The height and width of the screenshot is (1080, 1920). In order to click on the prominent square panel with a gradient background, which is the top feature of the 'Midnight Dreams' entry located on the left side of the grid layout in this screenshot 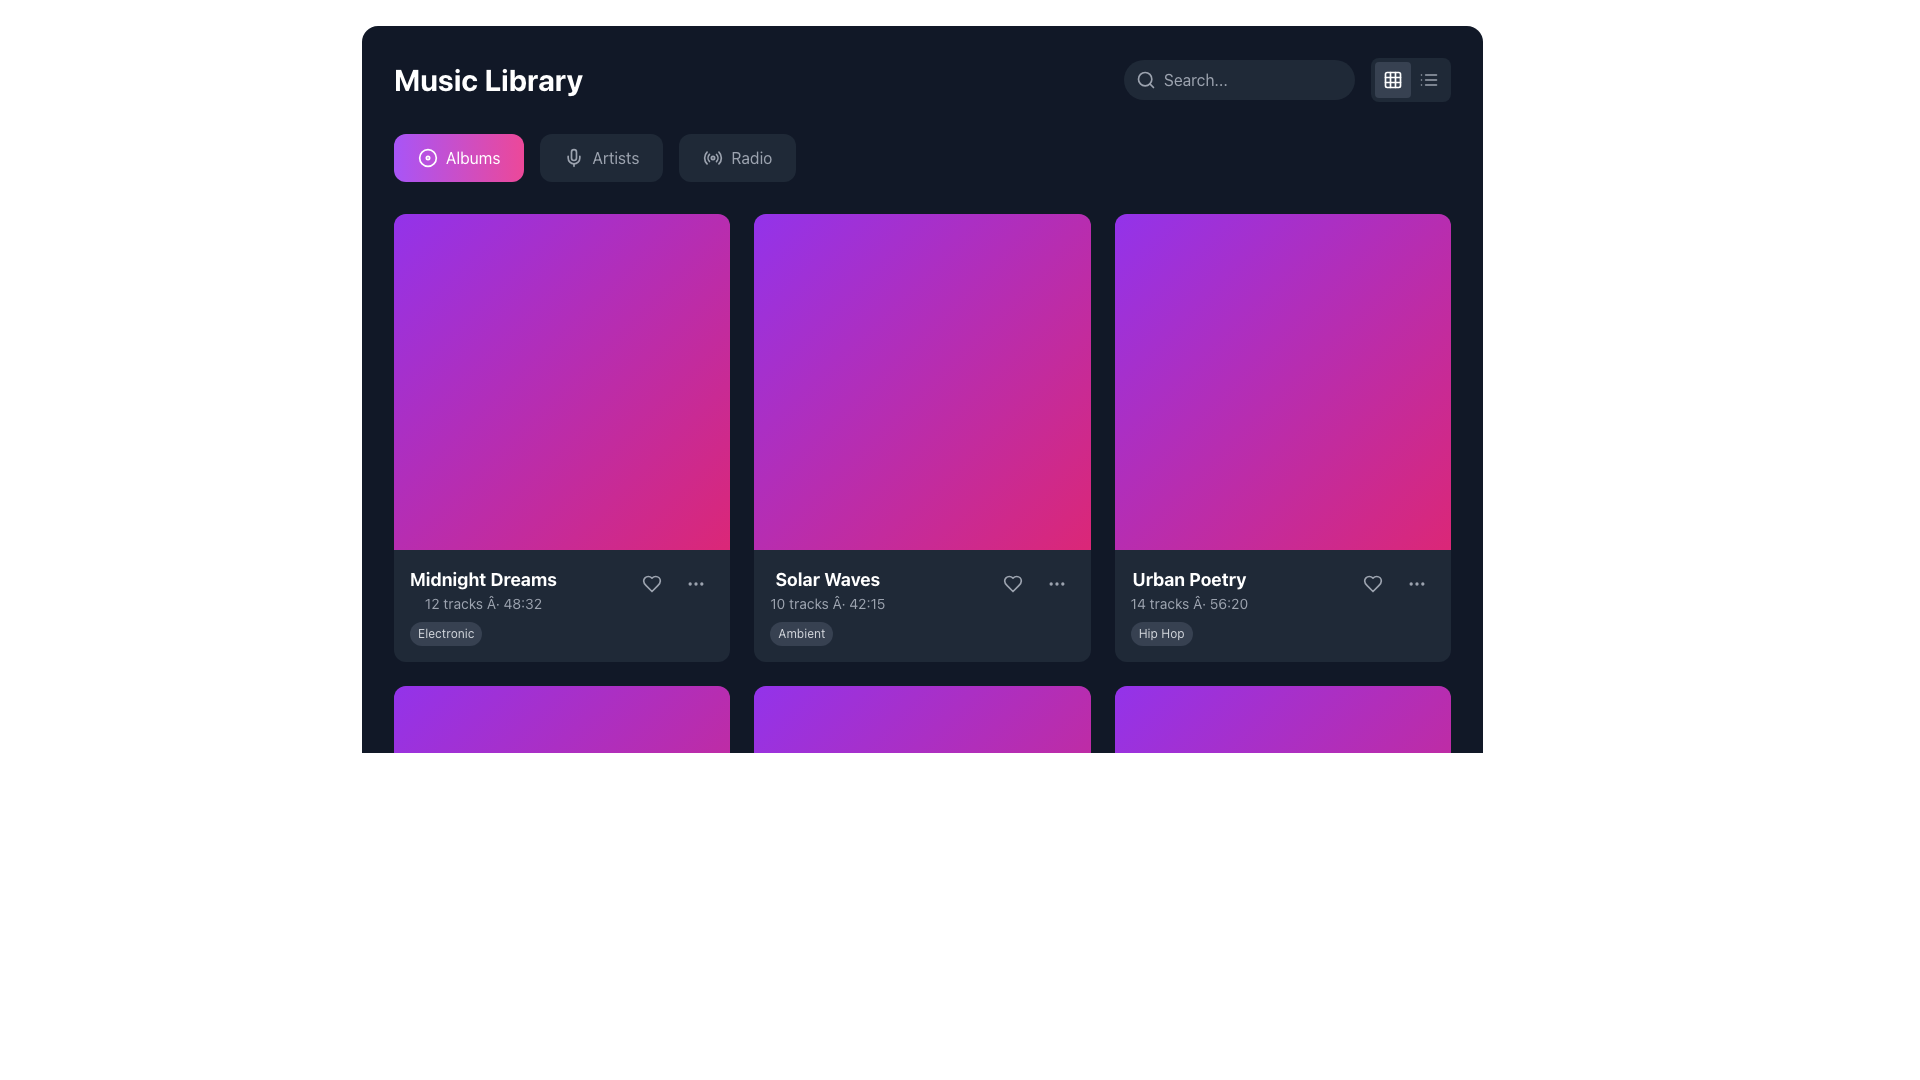, I will do `click(561, 382)`.